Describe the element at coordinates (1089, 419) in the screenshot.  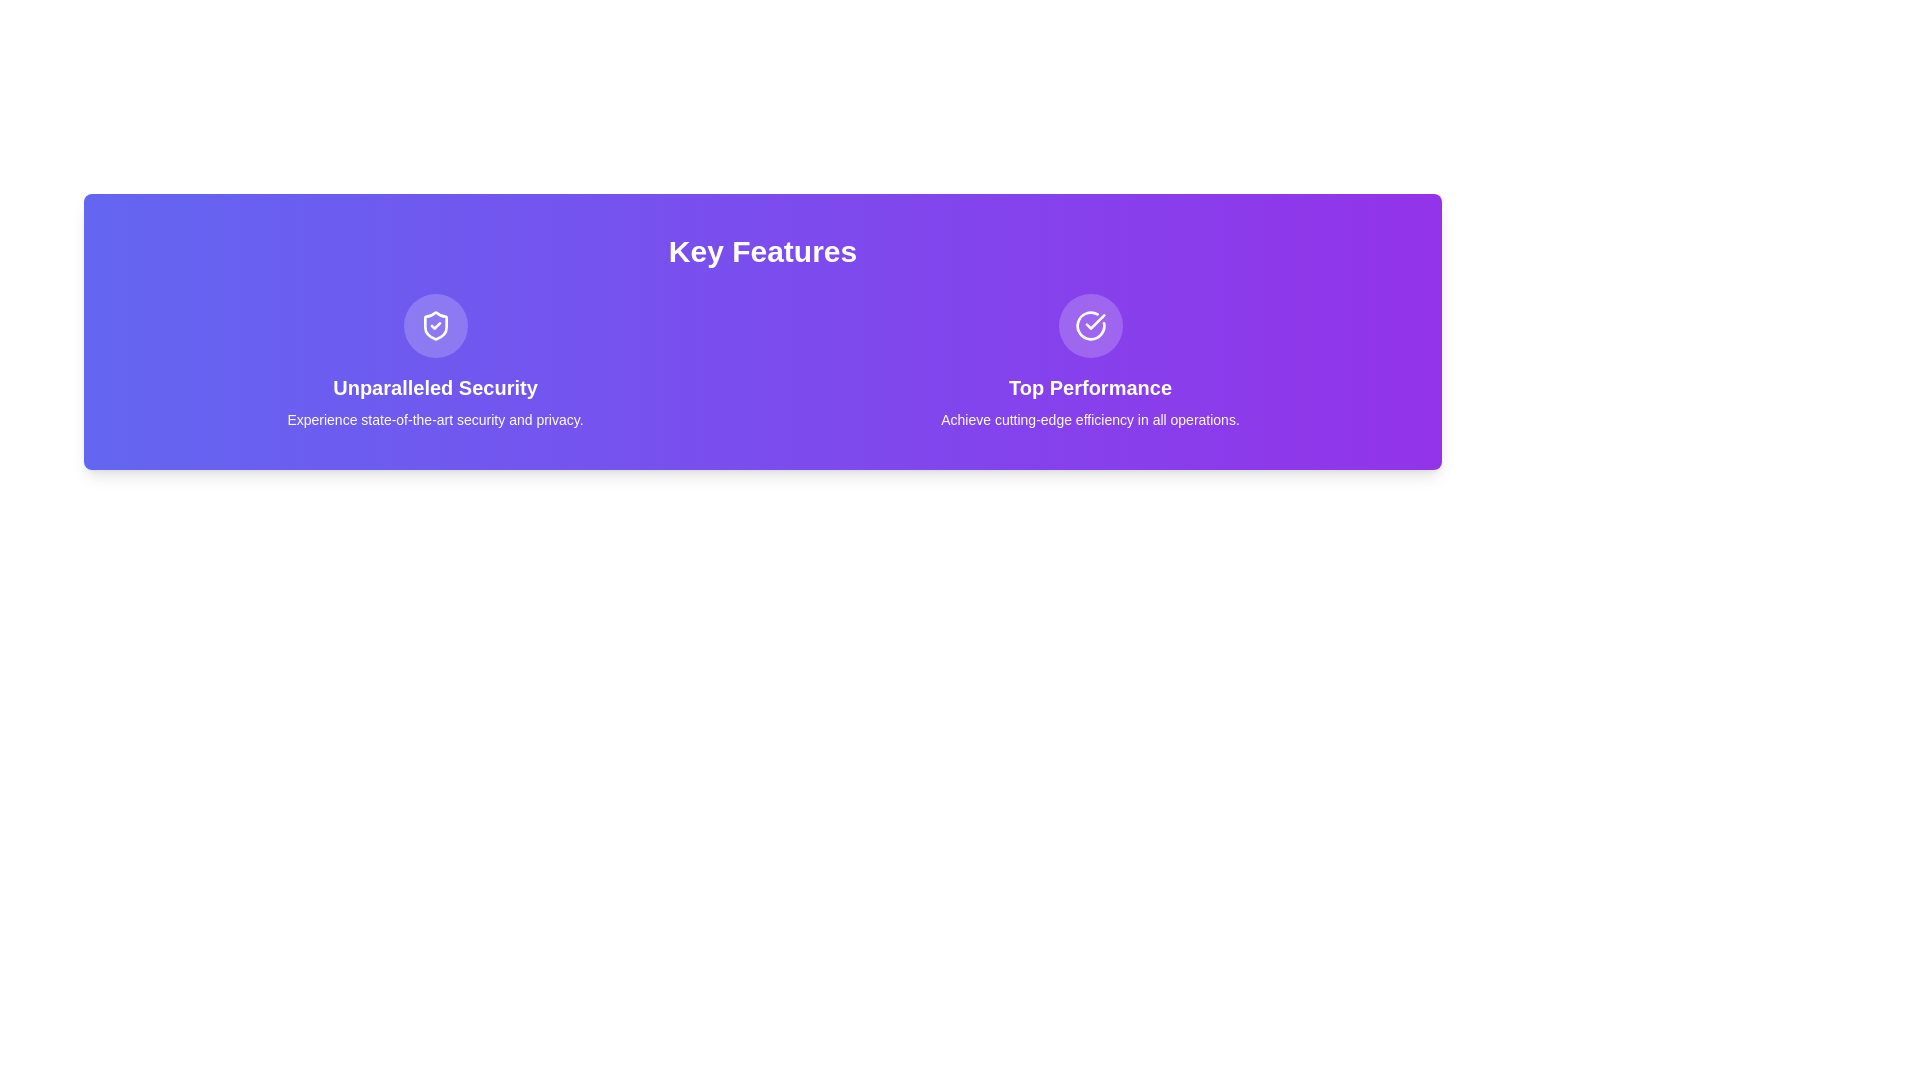
I see `text element that displays 'Achieve cutting-edge efficiency in all operations.' which is styled with a purple gradient background and white text color, located under the title 'Top Performance'` at that location.